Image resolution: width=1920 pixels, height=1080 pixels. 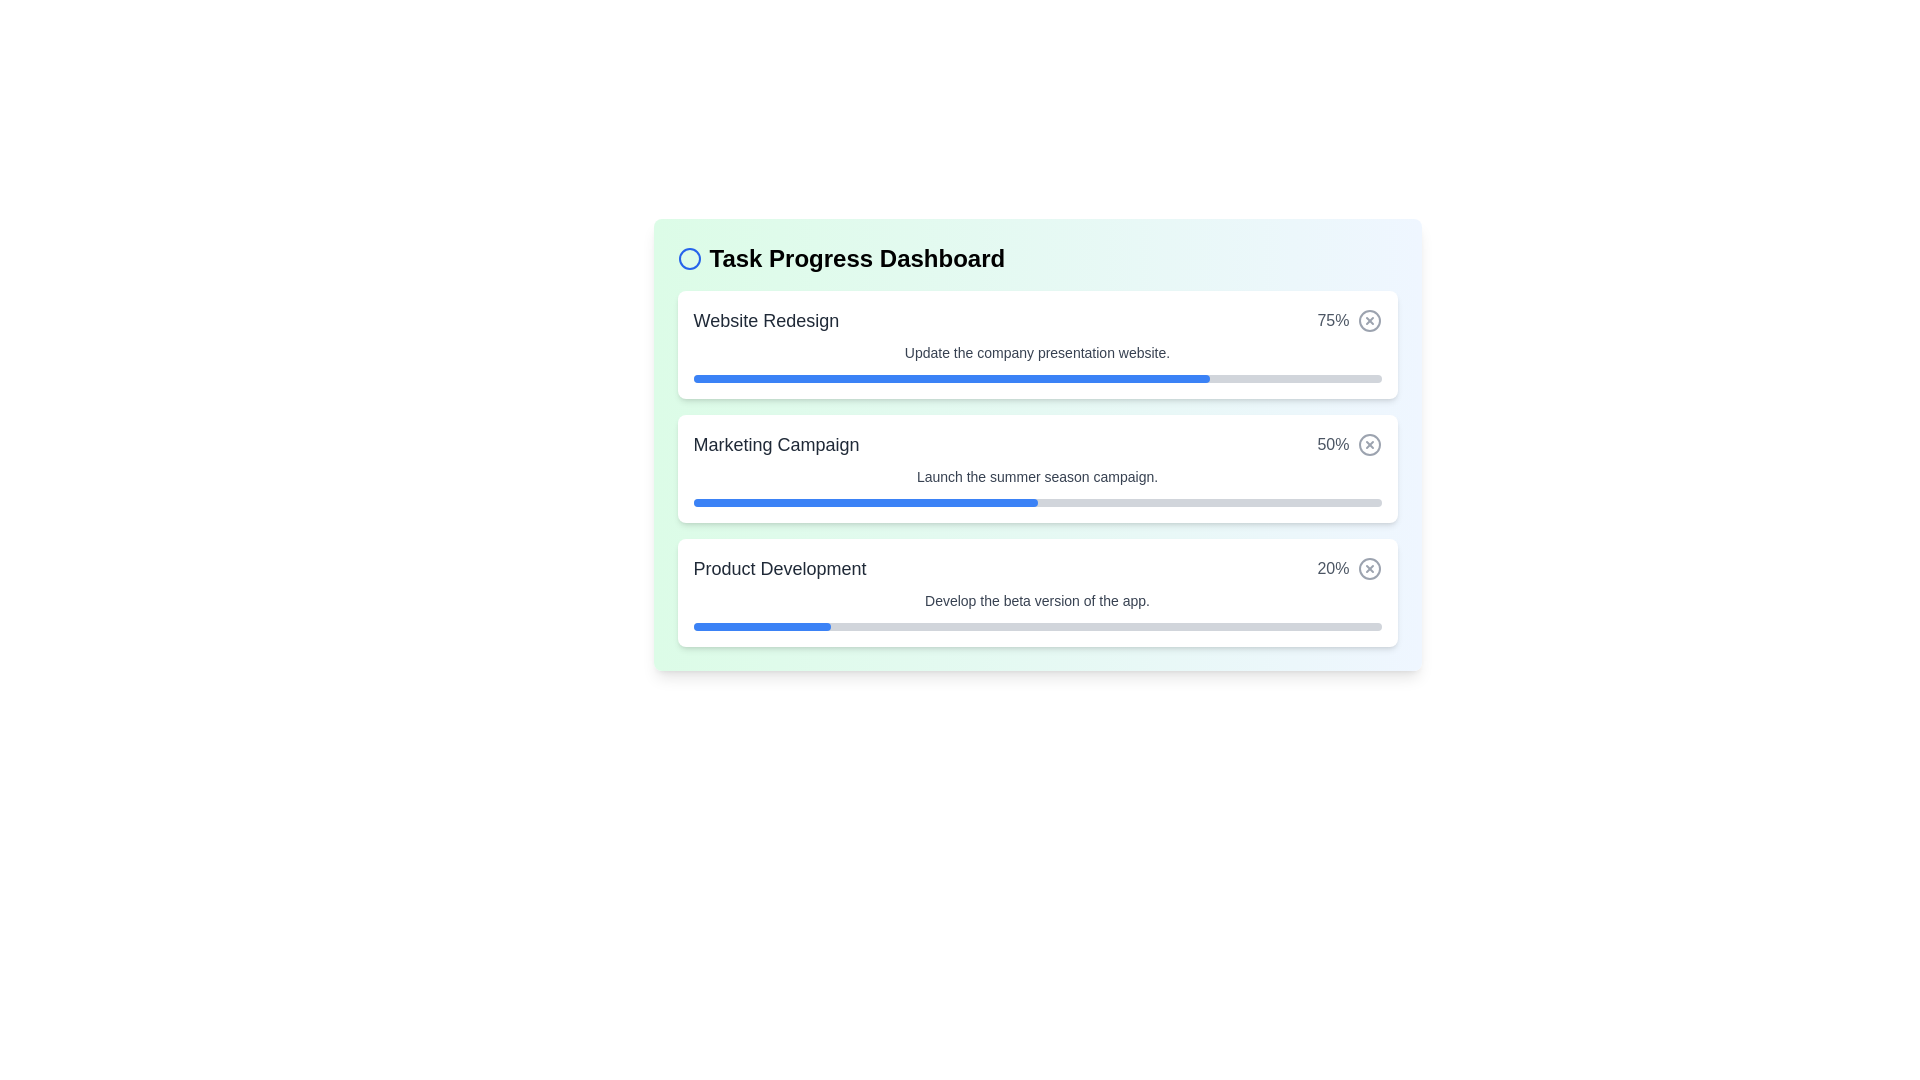 What do you see at coordinates (689, 257) in the screenshot?
I see `the decorative status indicator icon (circle) located in the upper-left region of the interface near the 'Task Progress Dashboard' title` at bounding box center [689, 257].